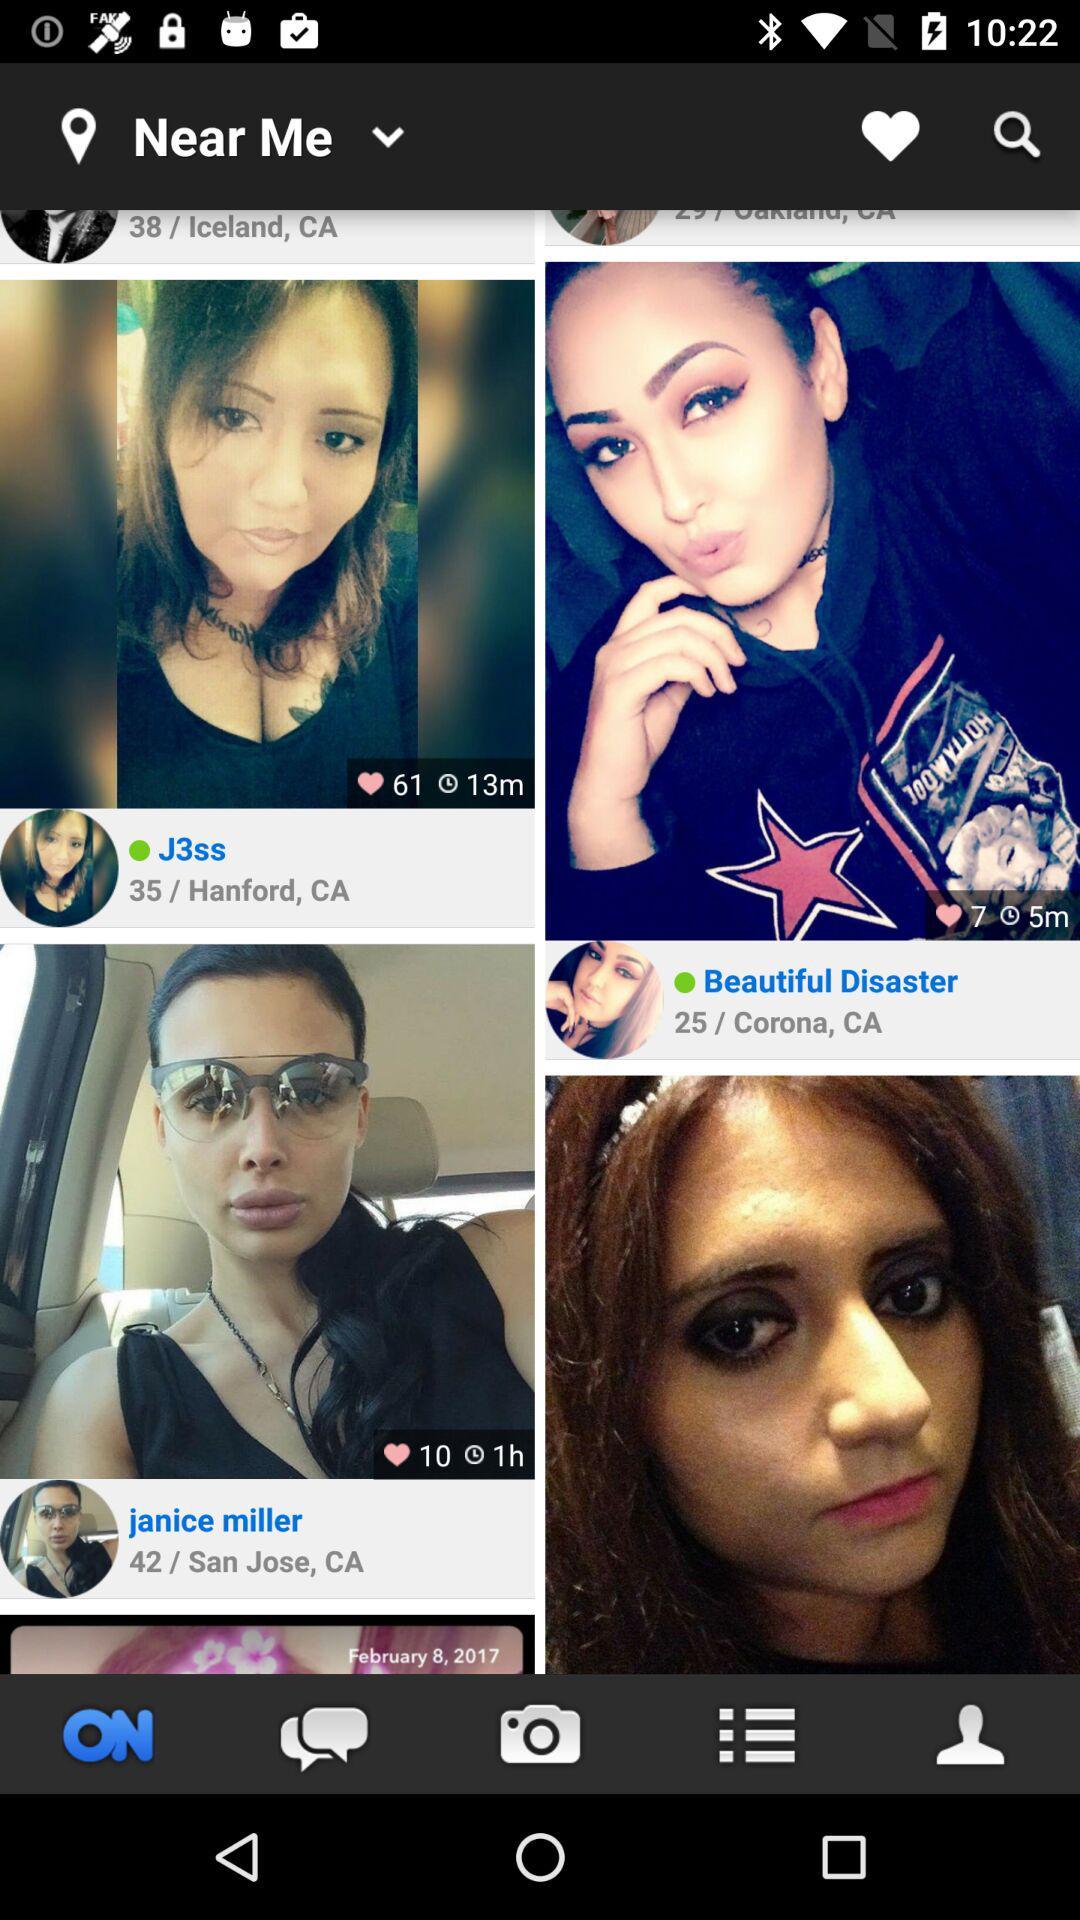 This screenshot has height=1920, width=1080. What do you see at coordinates (812, 600) in the screenshot?
I see `open picture` at bounding box center [812, 600].